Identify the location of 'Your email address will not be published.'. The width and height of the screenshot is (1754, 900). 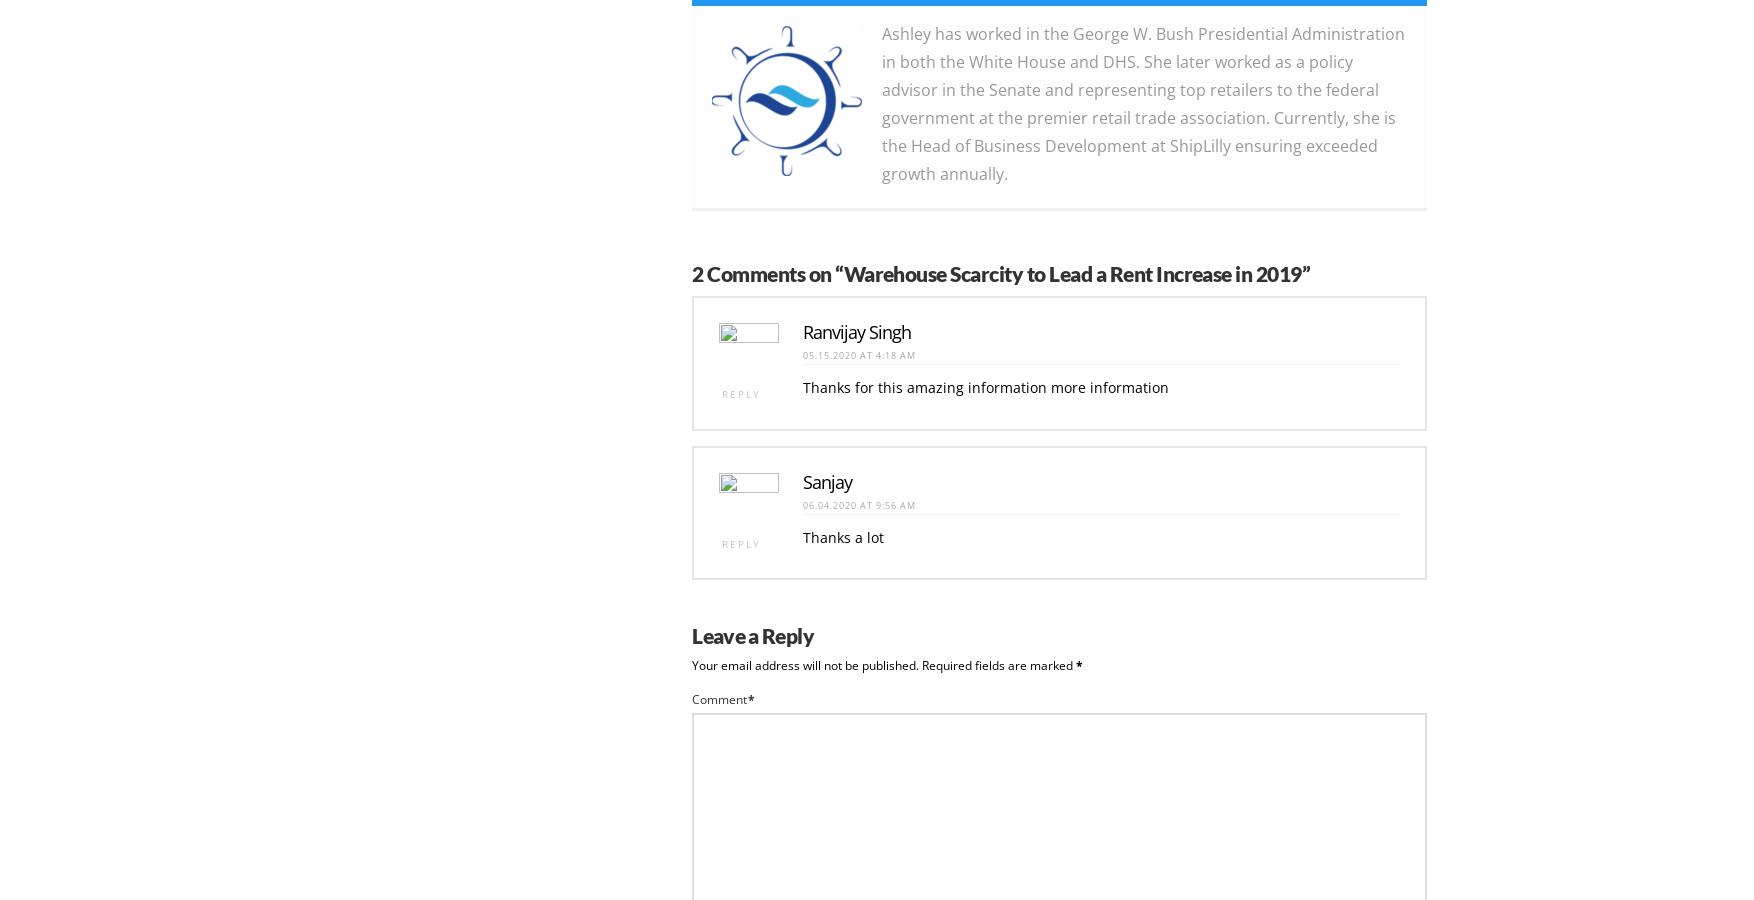
(804, 664).